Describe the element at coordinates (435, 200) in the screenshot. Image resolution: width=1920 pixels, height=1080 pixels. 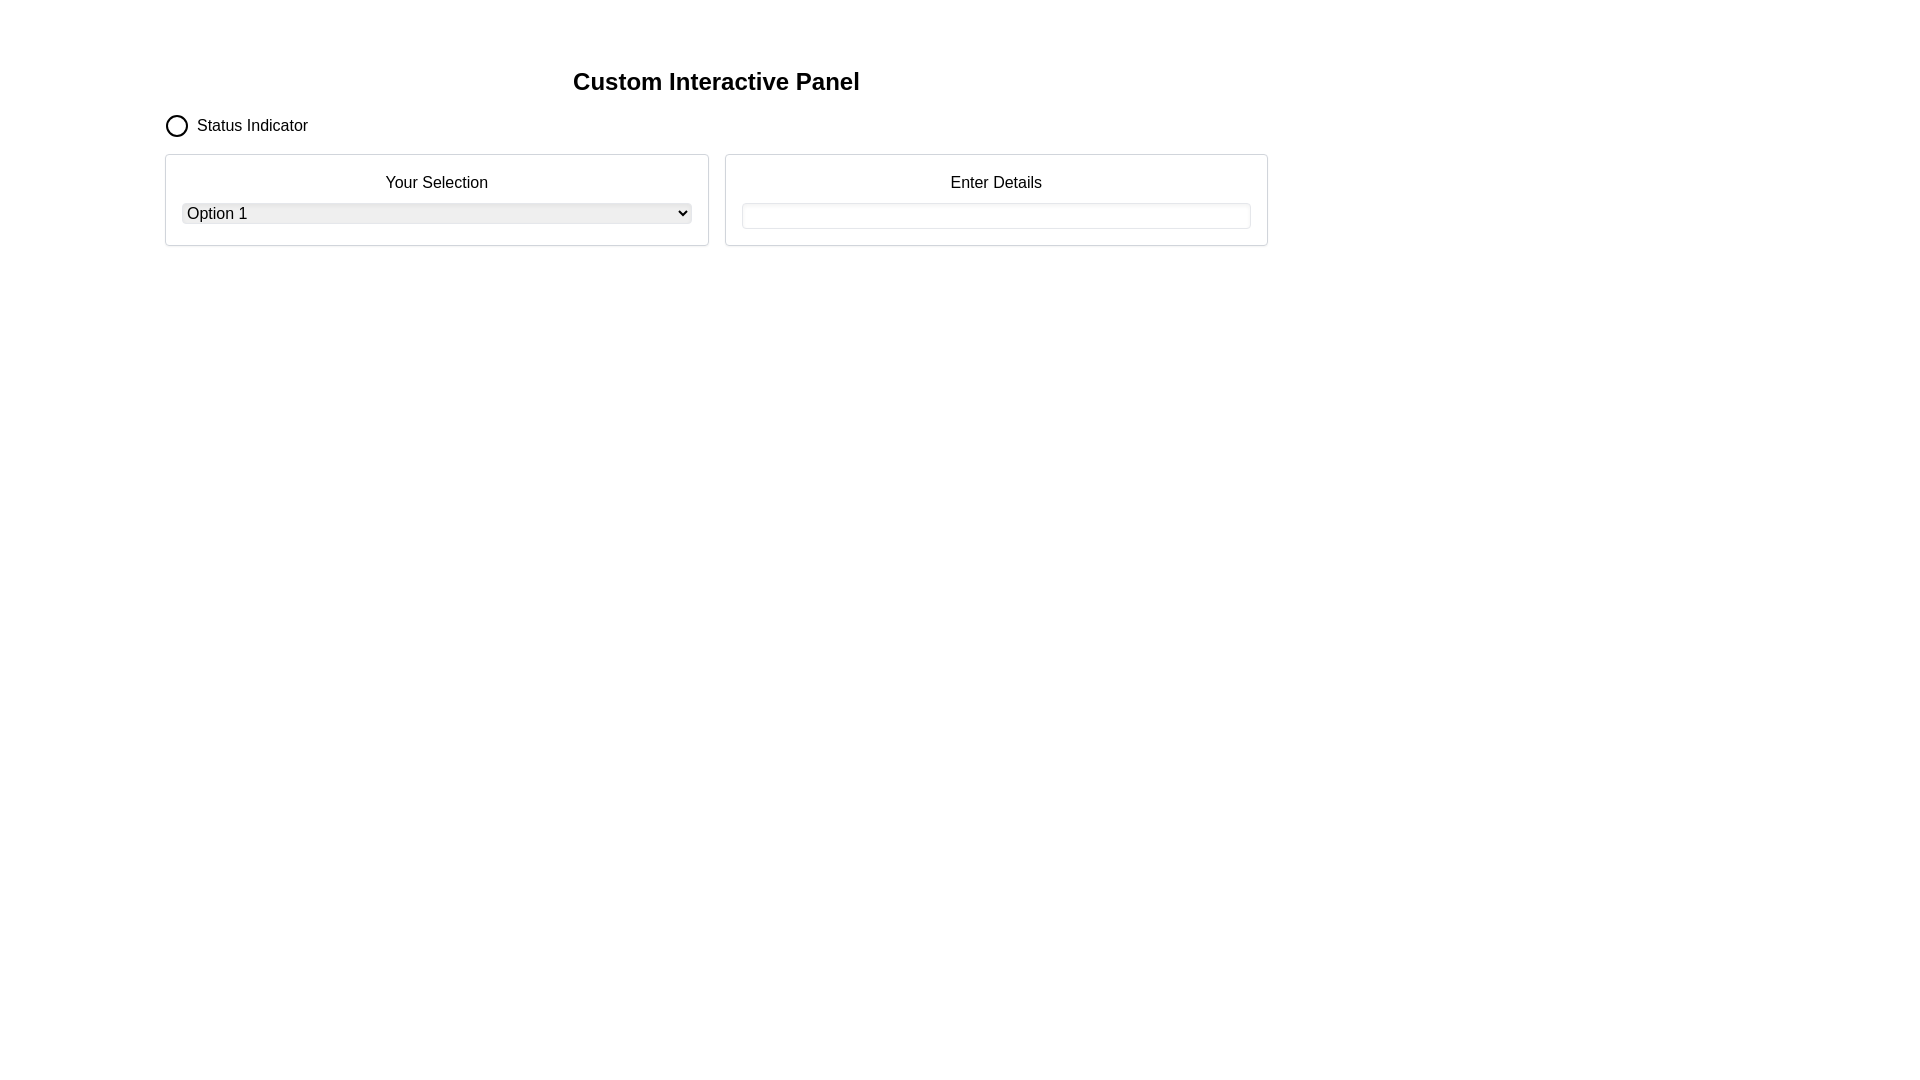
I see `an option from the dropdown menu labeled 'Your Selection' that currently shows 'Option 1'` at that location.